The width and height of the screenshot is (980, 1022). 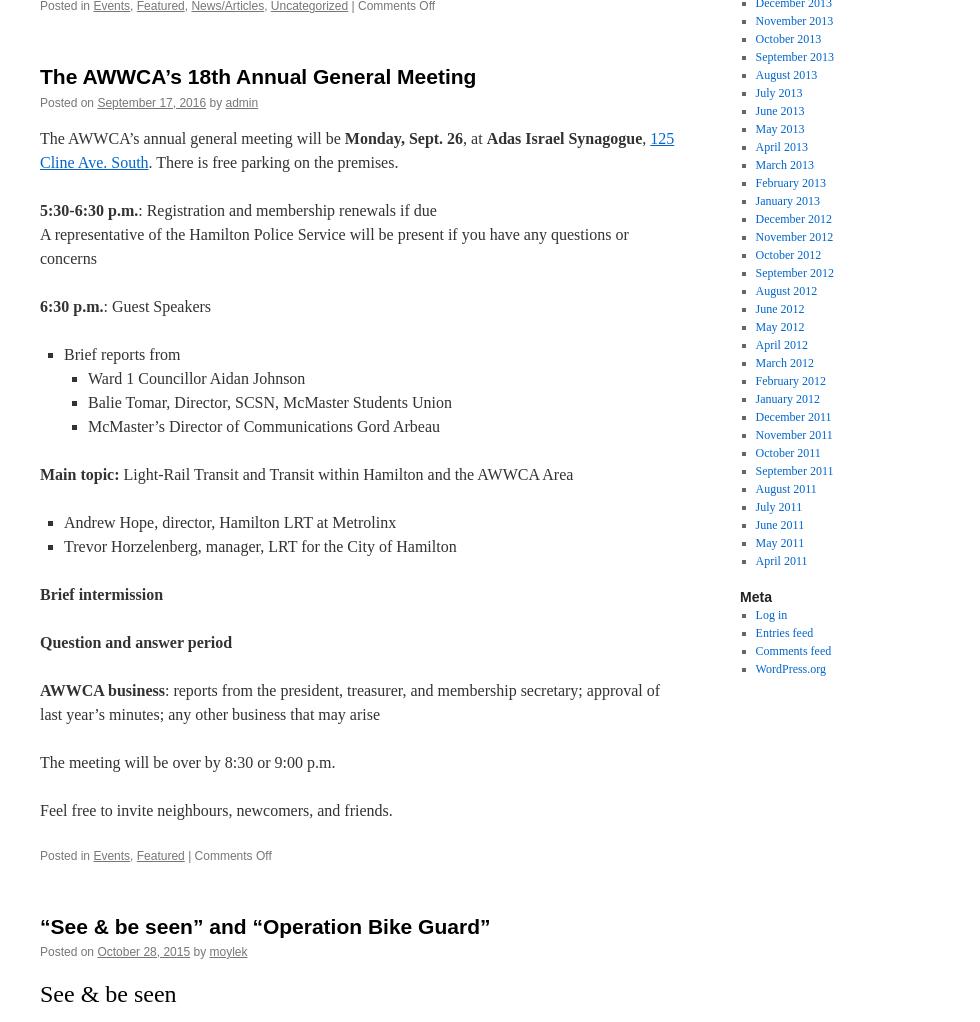 I want to click on 'October 2013', so click(x=754, y=39).